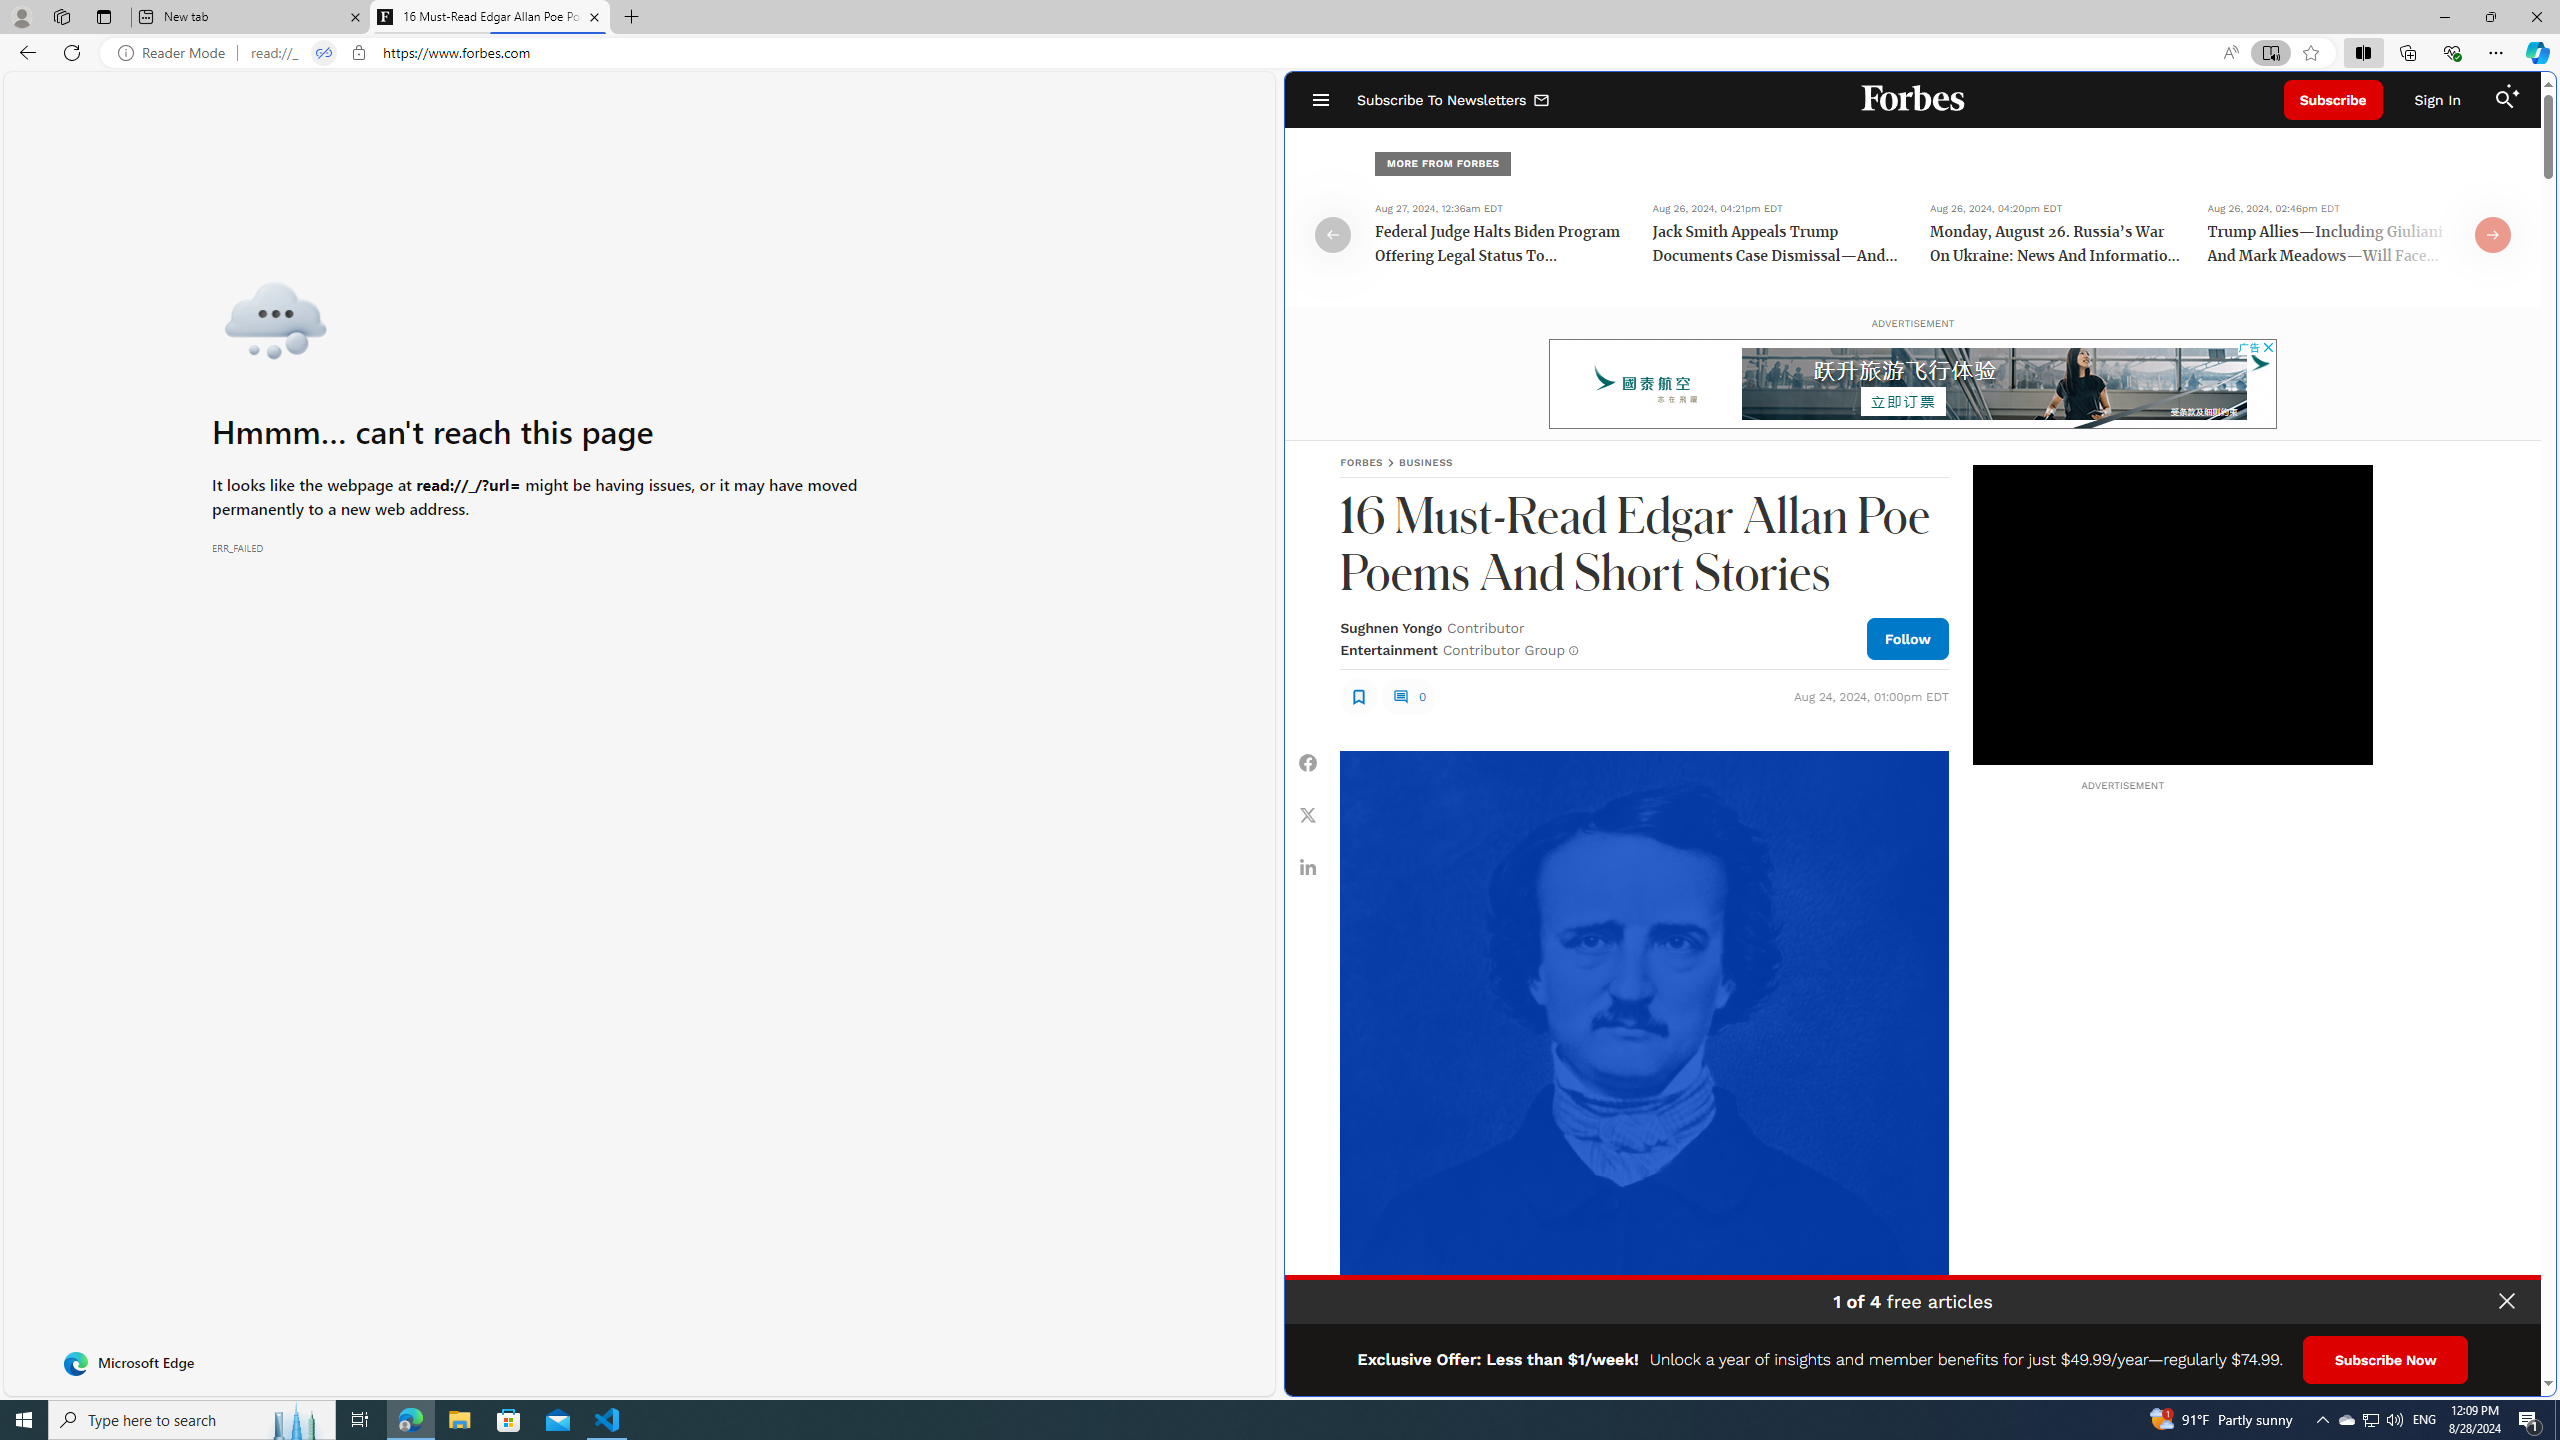 The image size is (2560, 1440). I want to click on 'Class: fs-icon fs-icon--Facebook', so click(1308, 762).